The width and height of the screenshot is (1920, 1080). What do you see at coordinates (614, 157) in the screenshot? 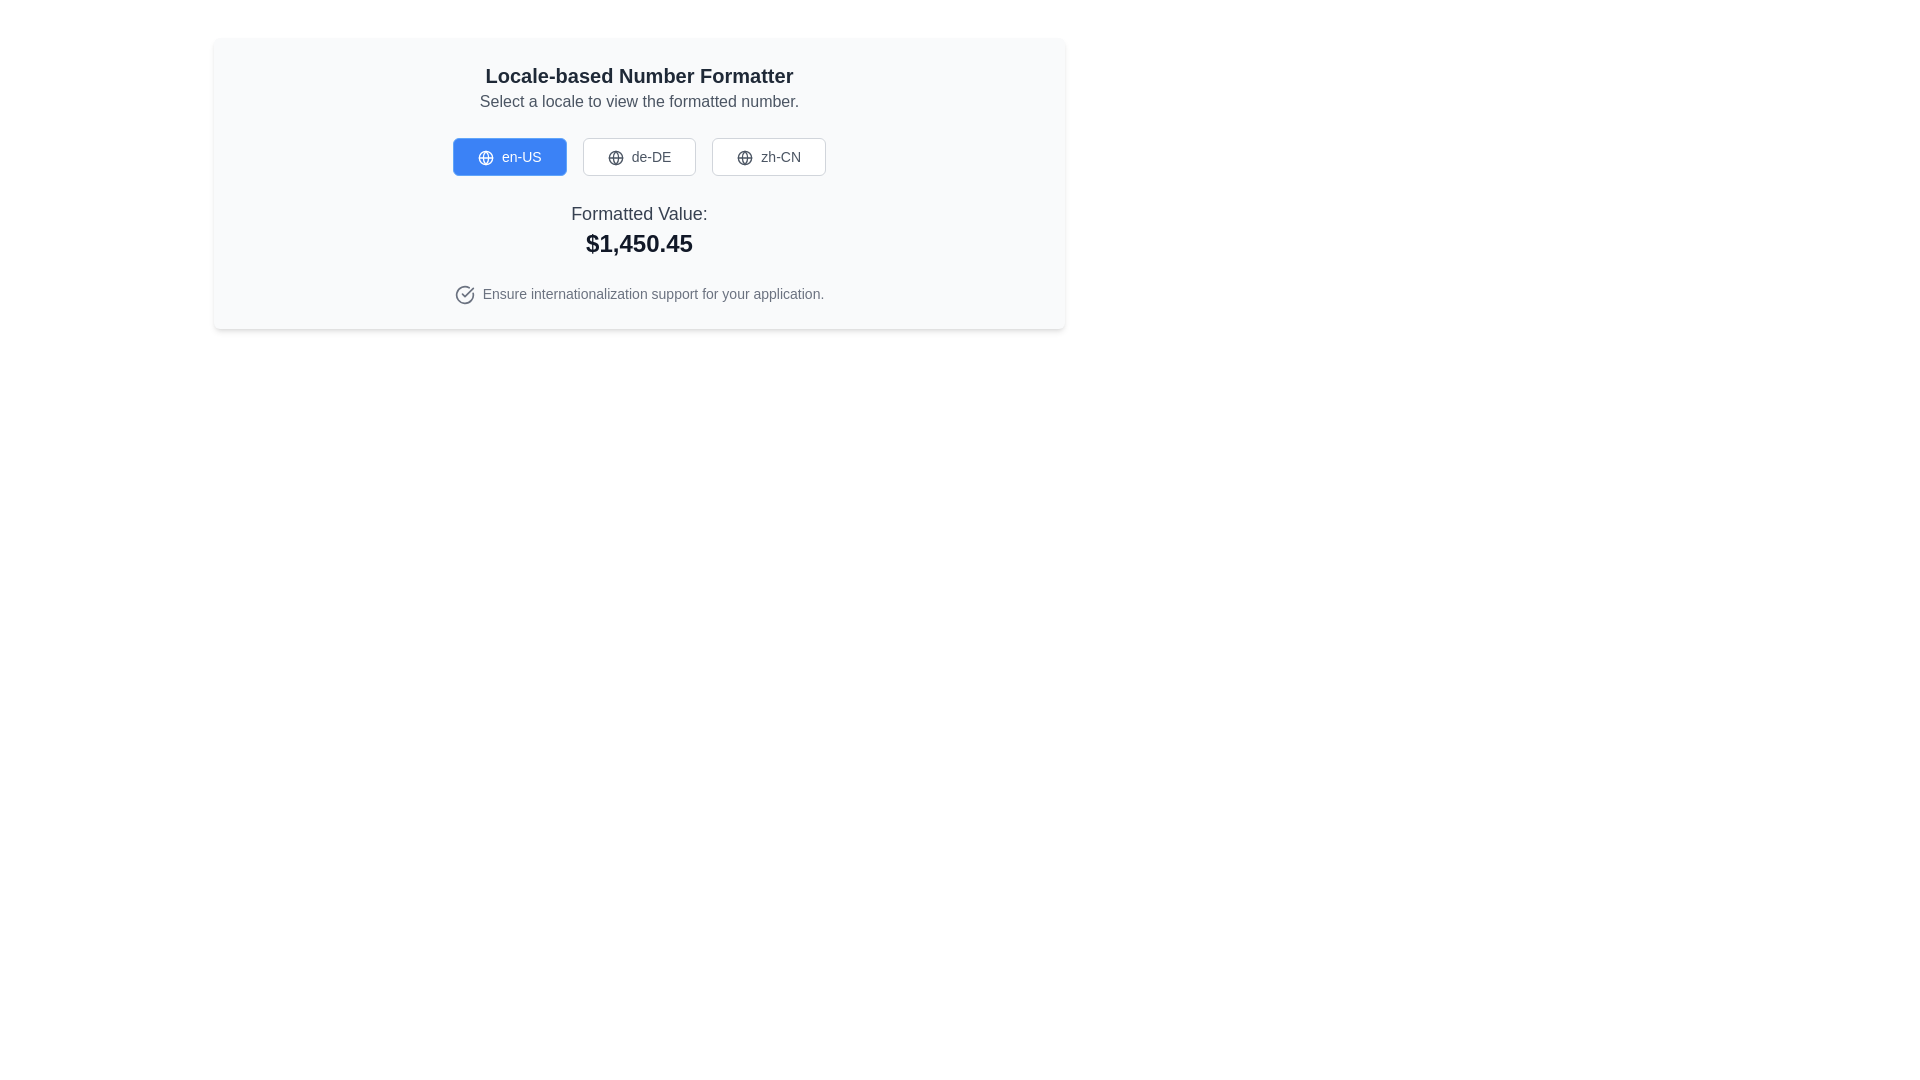
I see `the globe icon located to the left of the 'de-DE' button` at bounding box center [614, 157].